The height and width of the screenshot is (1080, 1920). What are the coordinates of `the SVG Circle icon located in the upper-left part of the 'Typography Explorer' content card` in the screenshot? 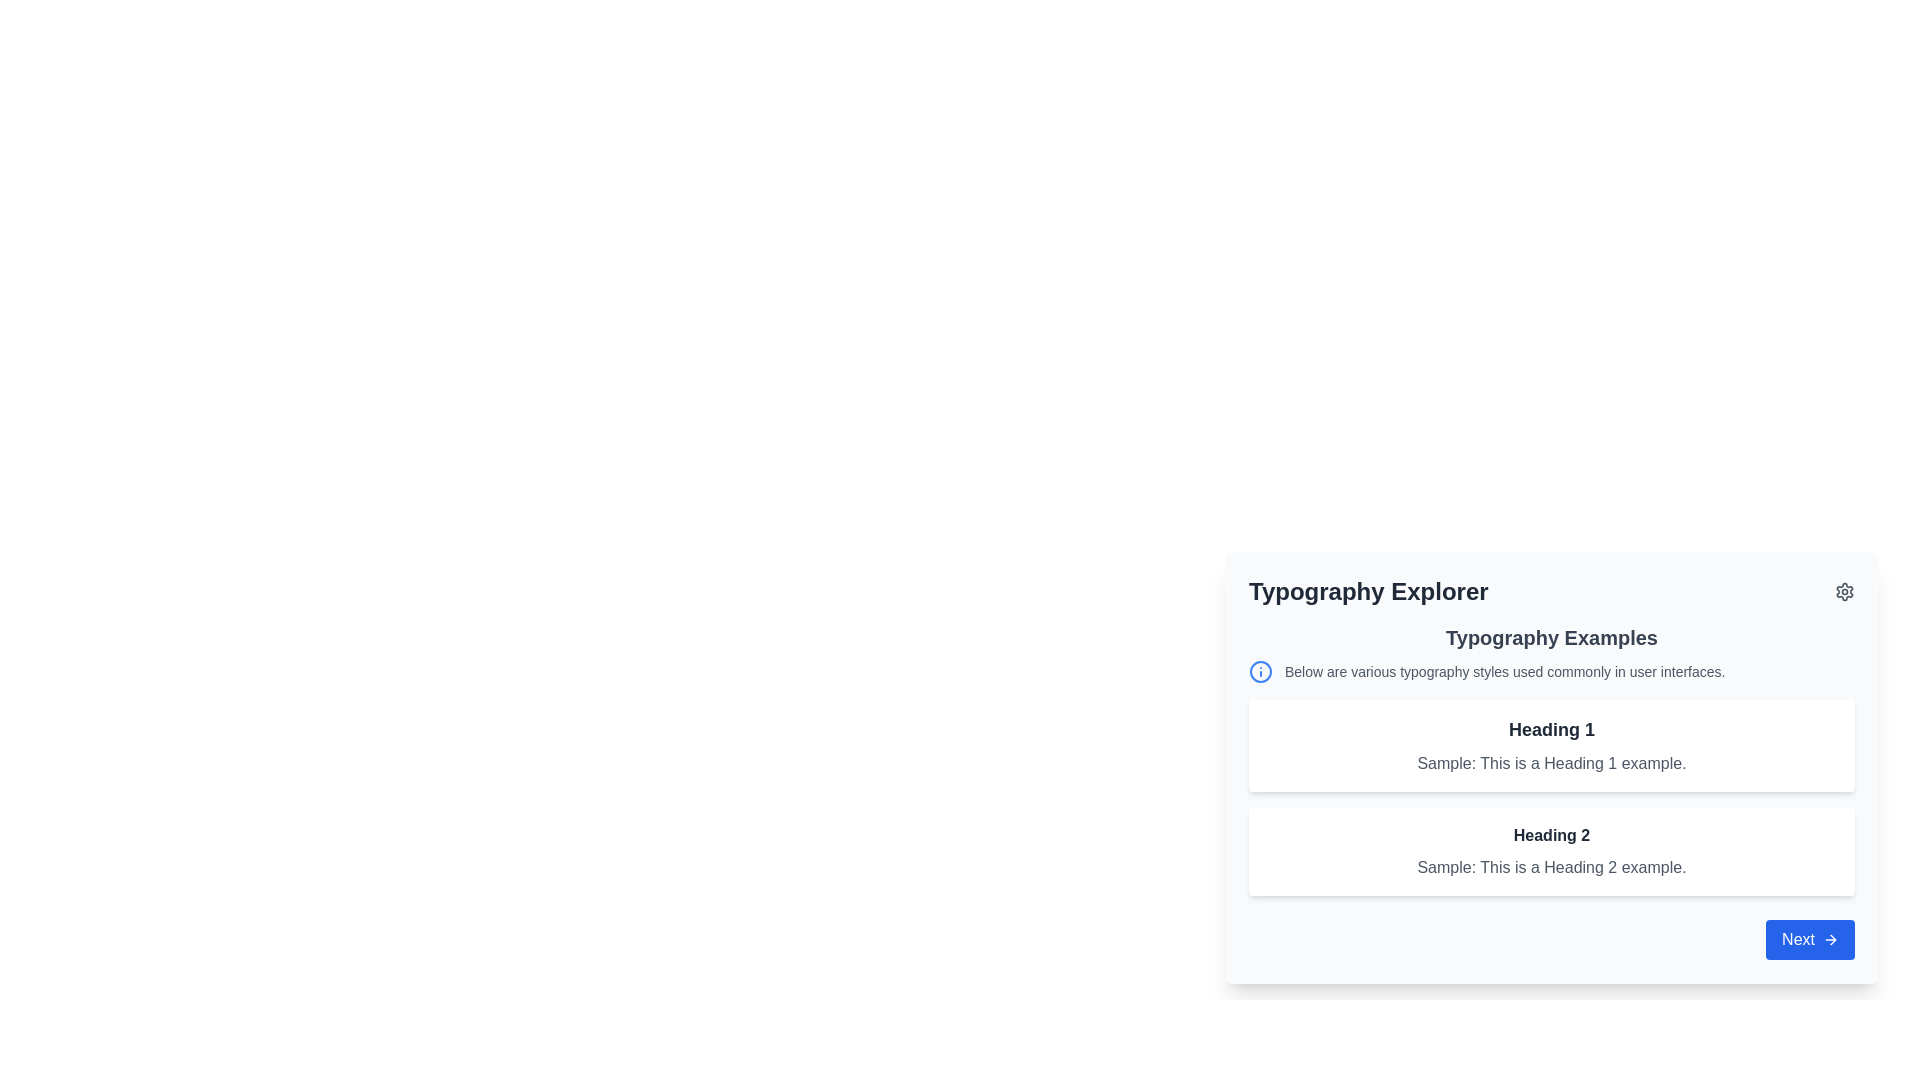 It's located at (1260, 671).